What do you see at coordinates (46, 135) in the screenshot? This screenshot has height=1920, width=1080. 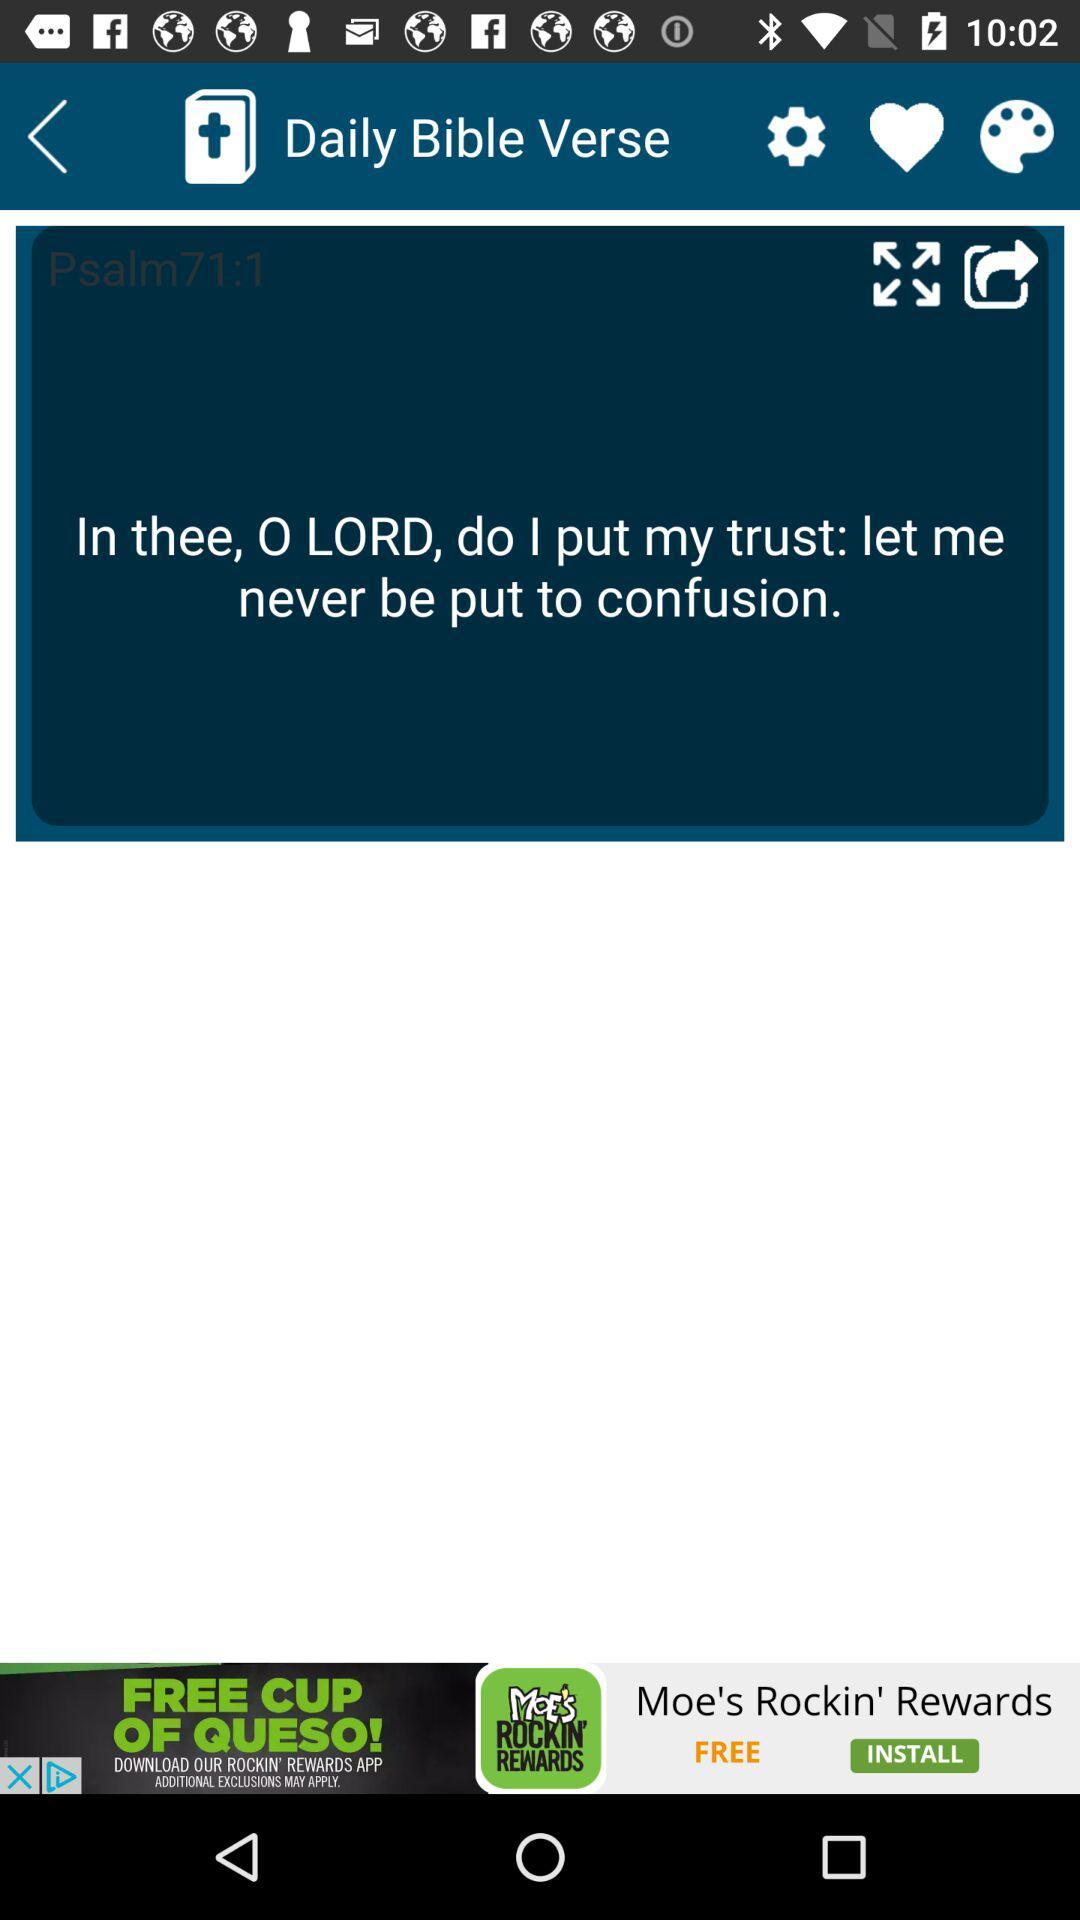 I see `go back` at bounding box center [46, 135].